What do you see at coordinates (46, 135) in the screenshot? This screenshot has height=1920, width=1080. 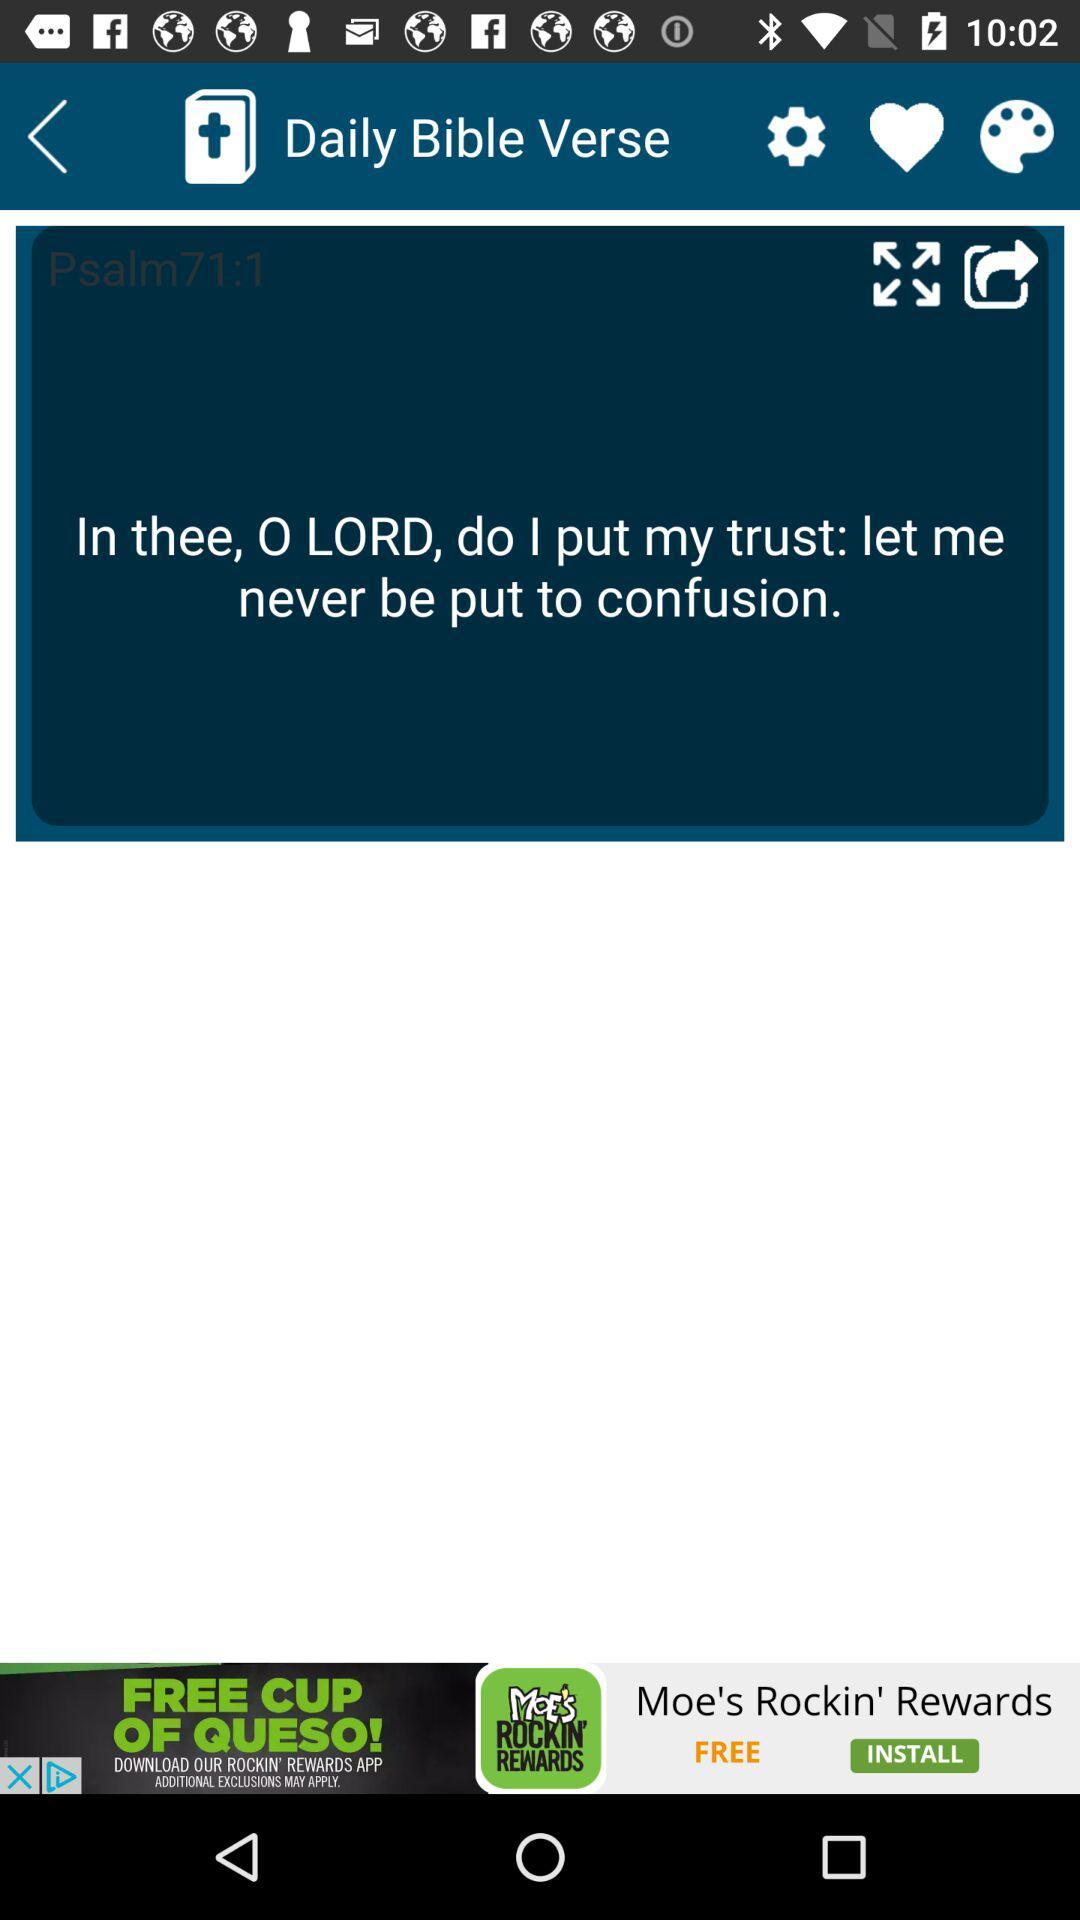 I see `go back` at bounding box center [46, 135].